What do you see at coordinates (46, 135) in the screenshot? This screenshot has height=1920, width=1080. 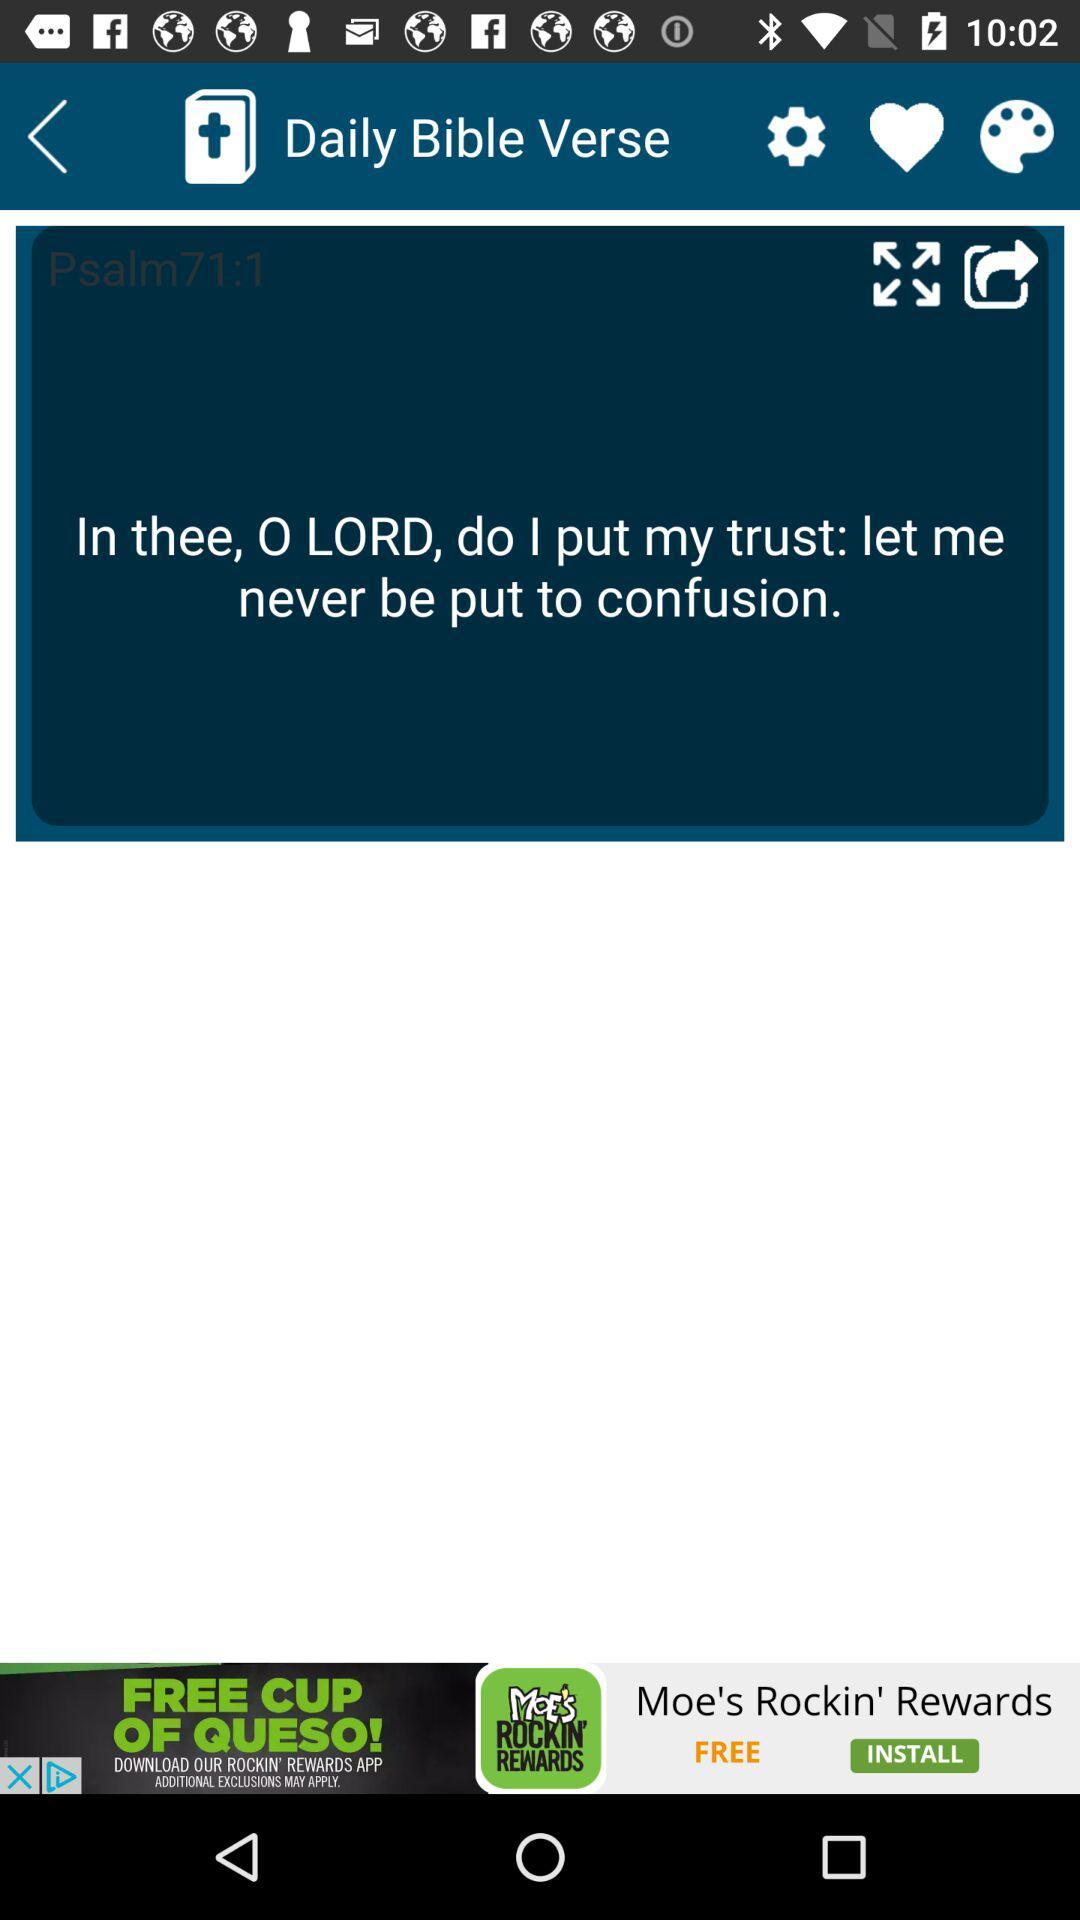 I see `go back` at bounding box center [46, 135].